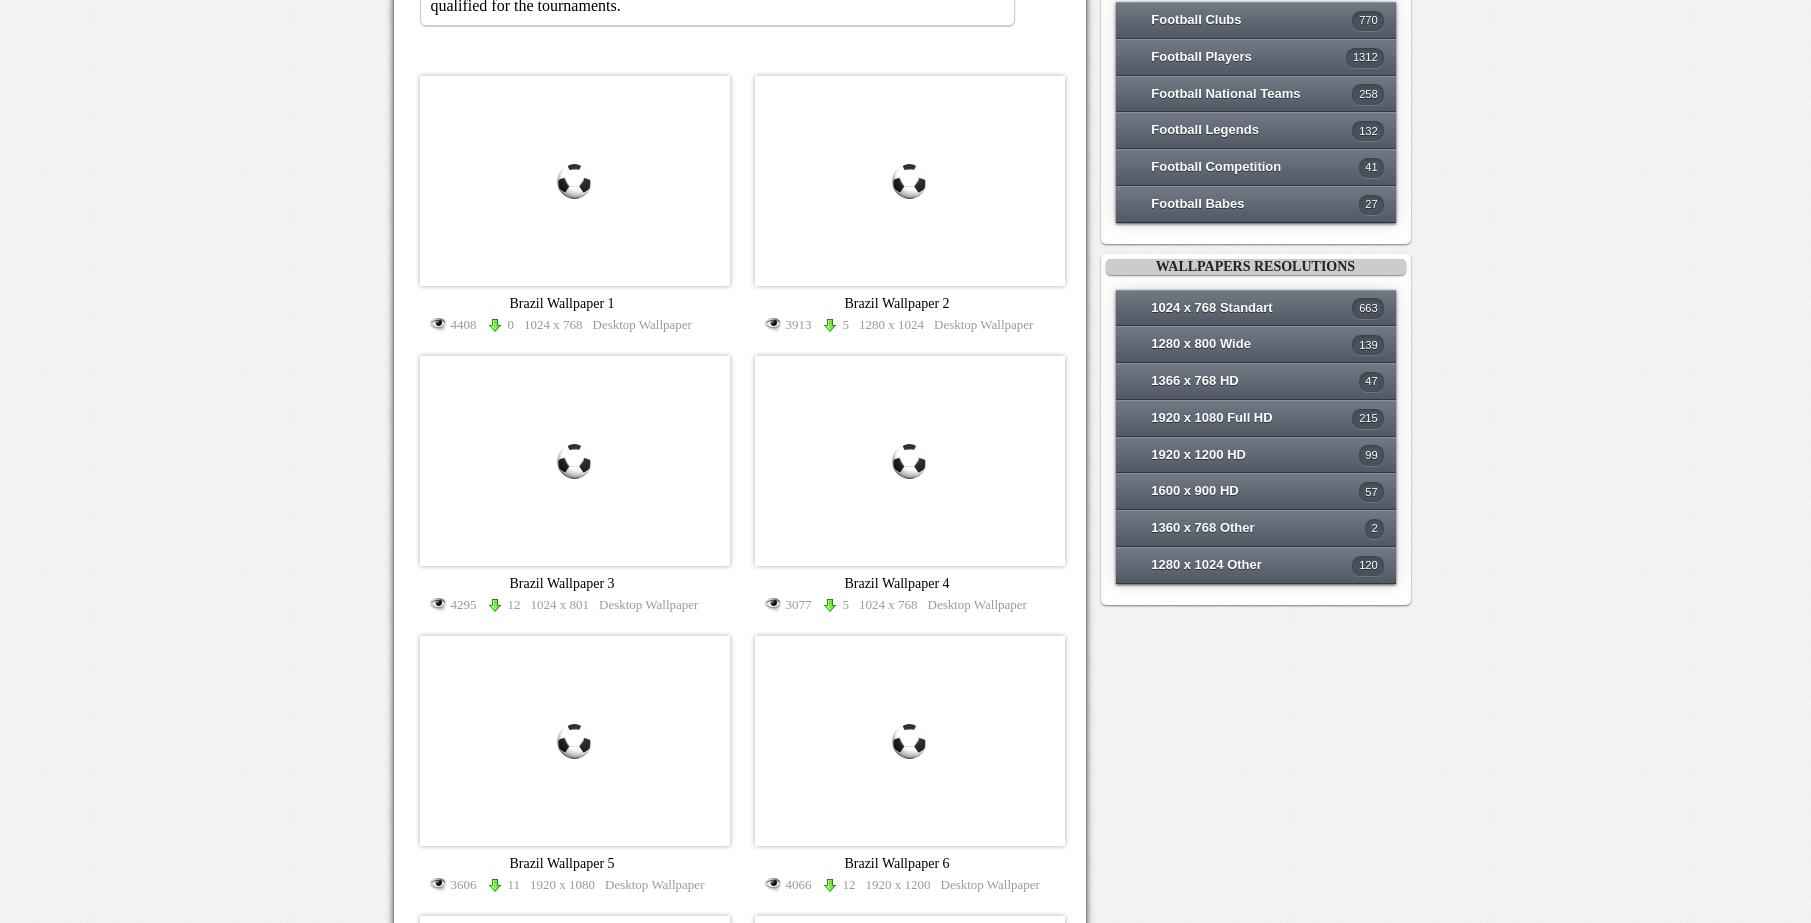 This screenshot has height=923, width=1811. What do you see at coordinates (1216, 166) in the screenshot?
I see `'Football Competition'` at bounding box center [1216, 166].